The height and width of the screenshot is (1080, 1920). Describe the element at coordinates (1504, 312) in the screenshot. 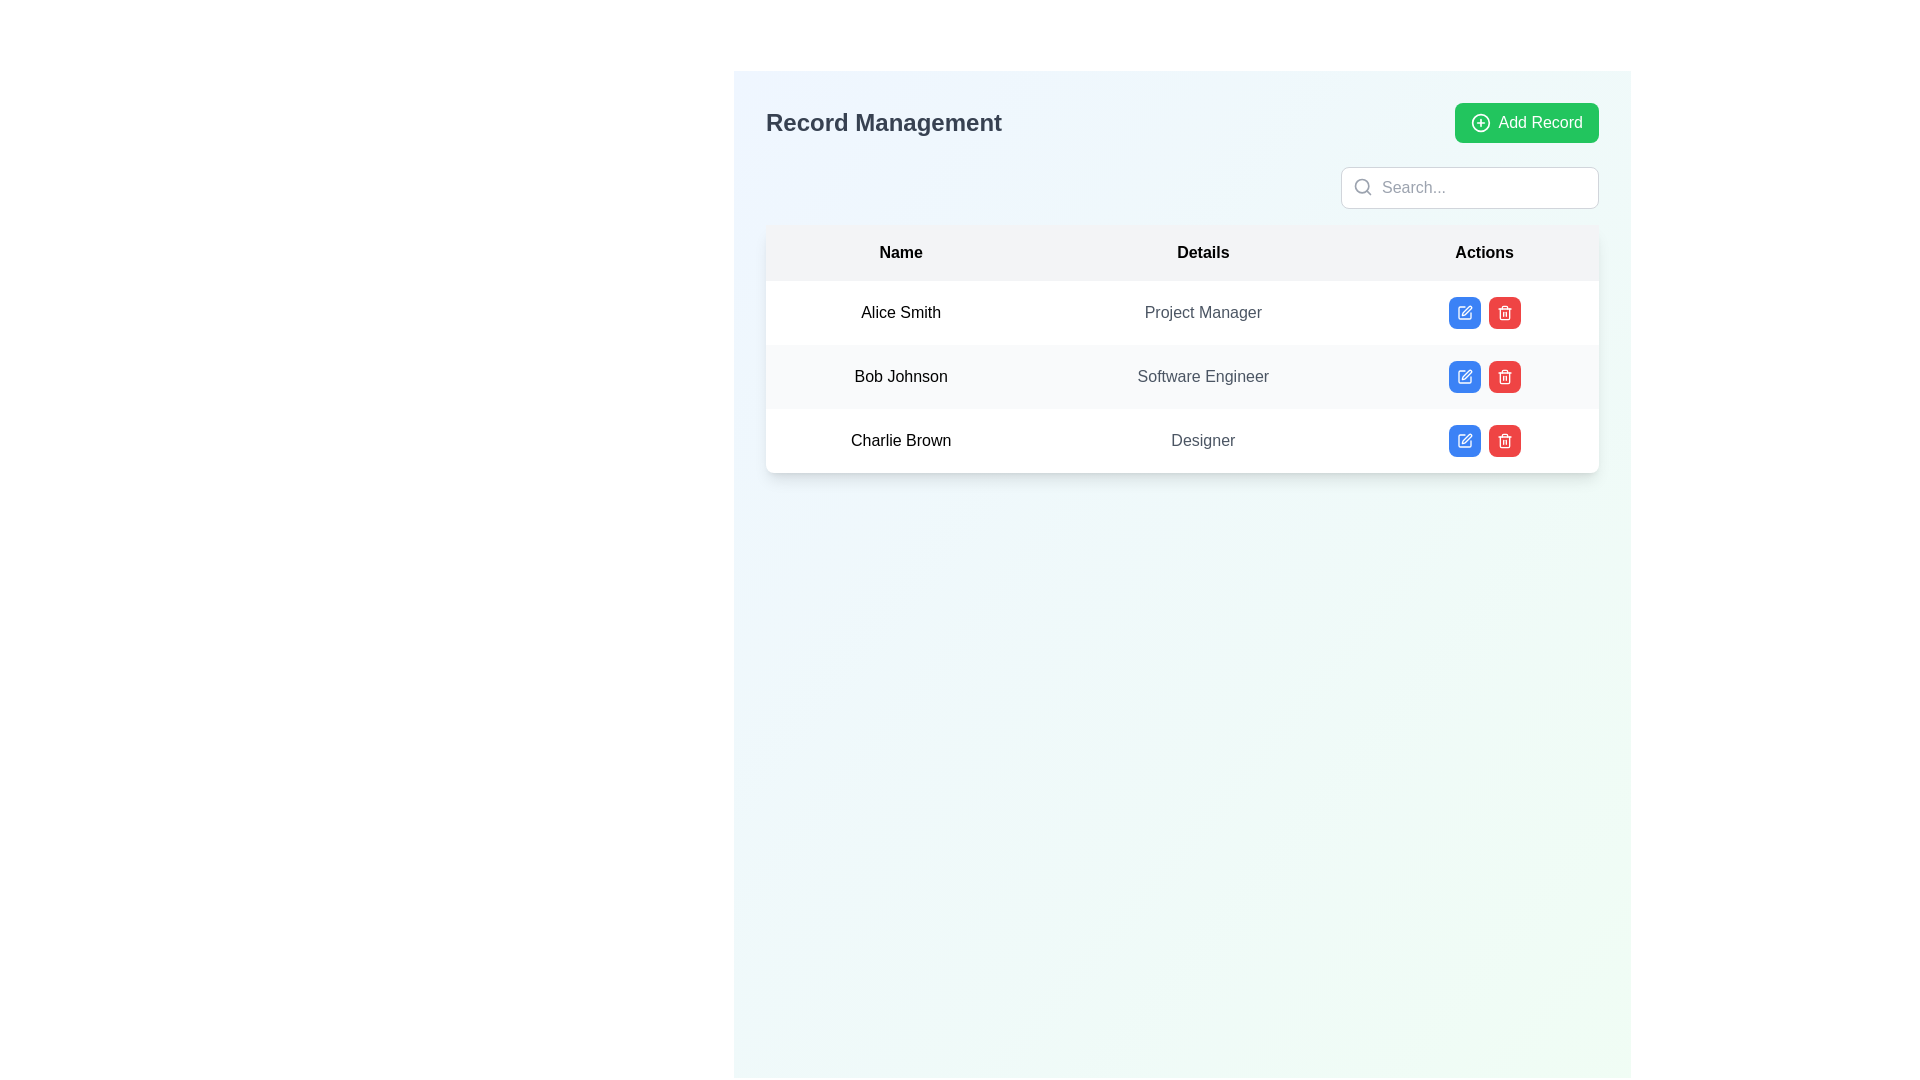

I see `the small red button with a trash can icon in the Actions column of the data table for the 'Alice Smith - Project Manager' record to initiate the delete action` at that location.